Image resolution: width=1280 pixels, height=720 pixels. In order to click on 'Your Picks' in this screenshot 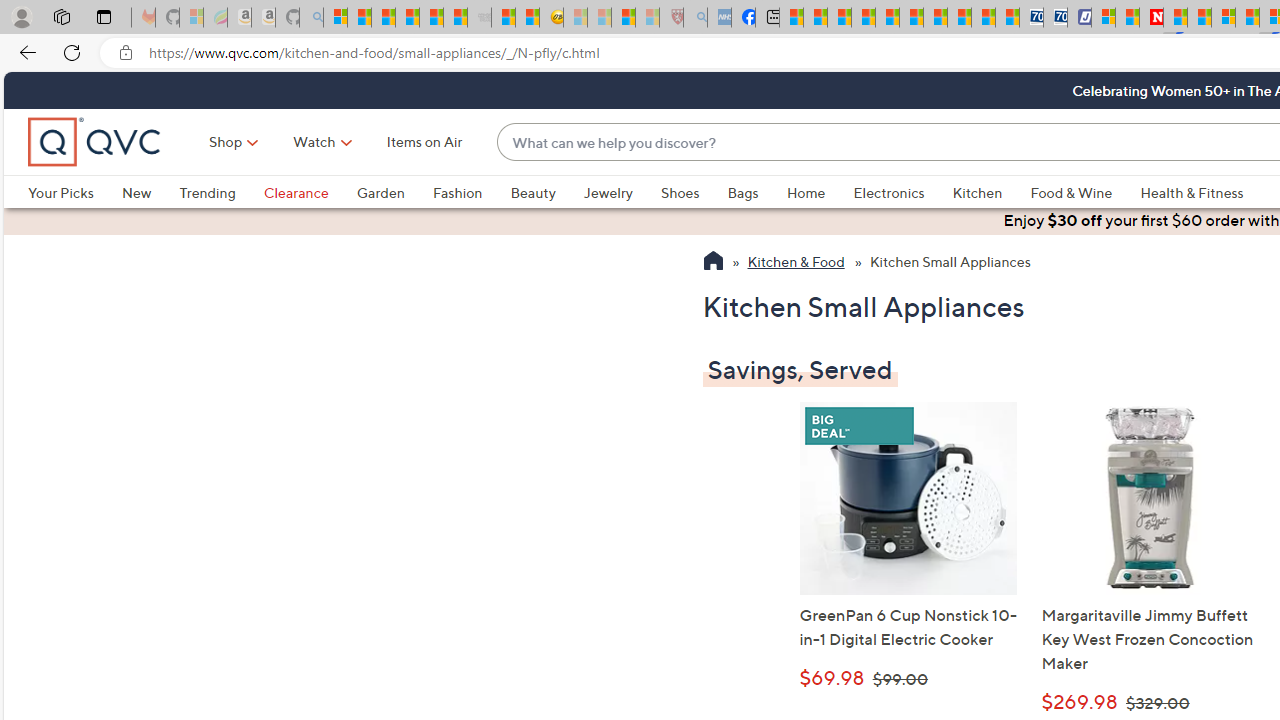, I will do `click(60, 192)`.